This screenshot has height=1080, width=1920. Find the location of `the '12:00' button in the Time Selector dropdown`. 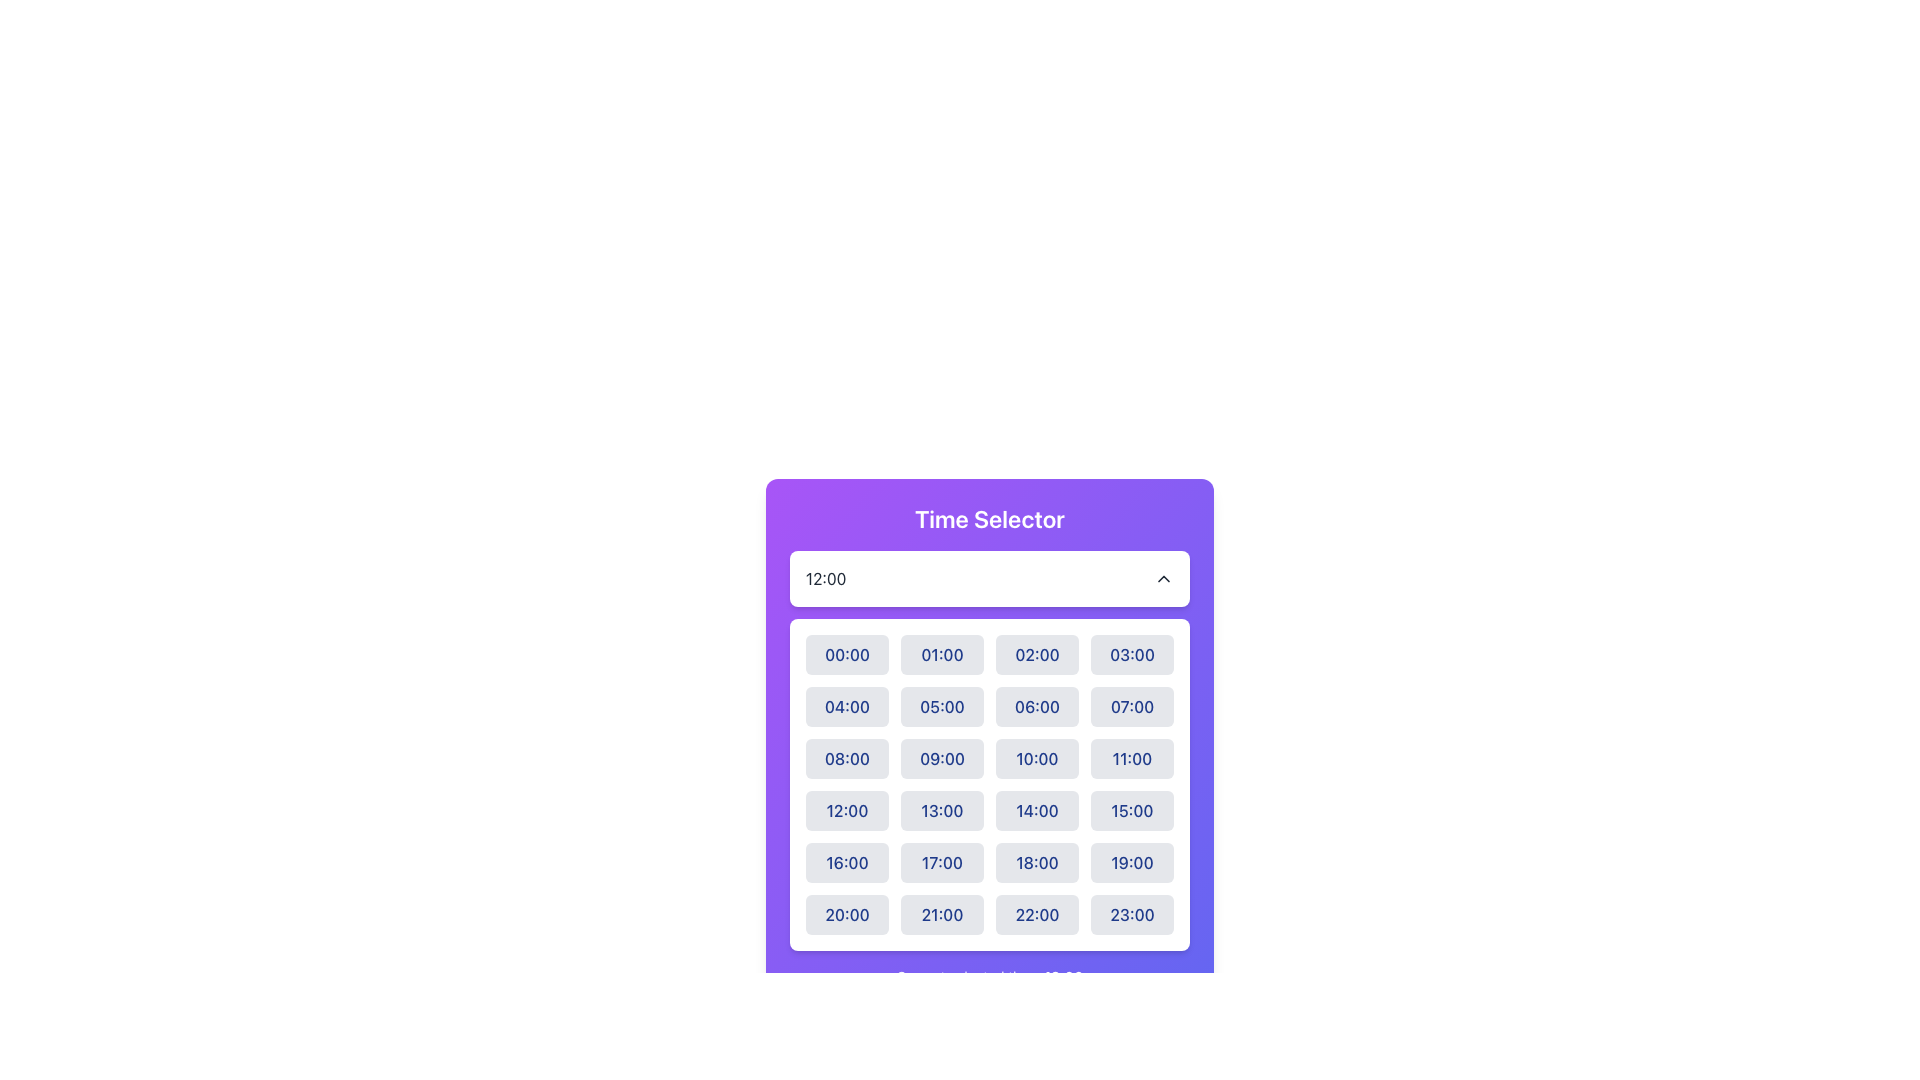

the '12:00' button in the Time Selector dropdown is located at coordinates (847, 810).